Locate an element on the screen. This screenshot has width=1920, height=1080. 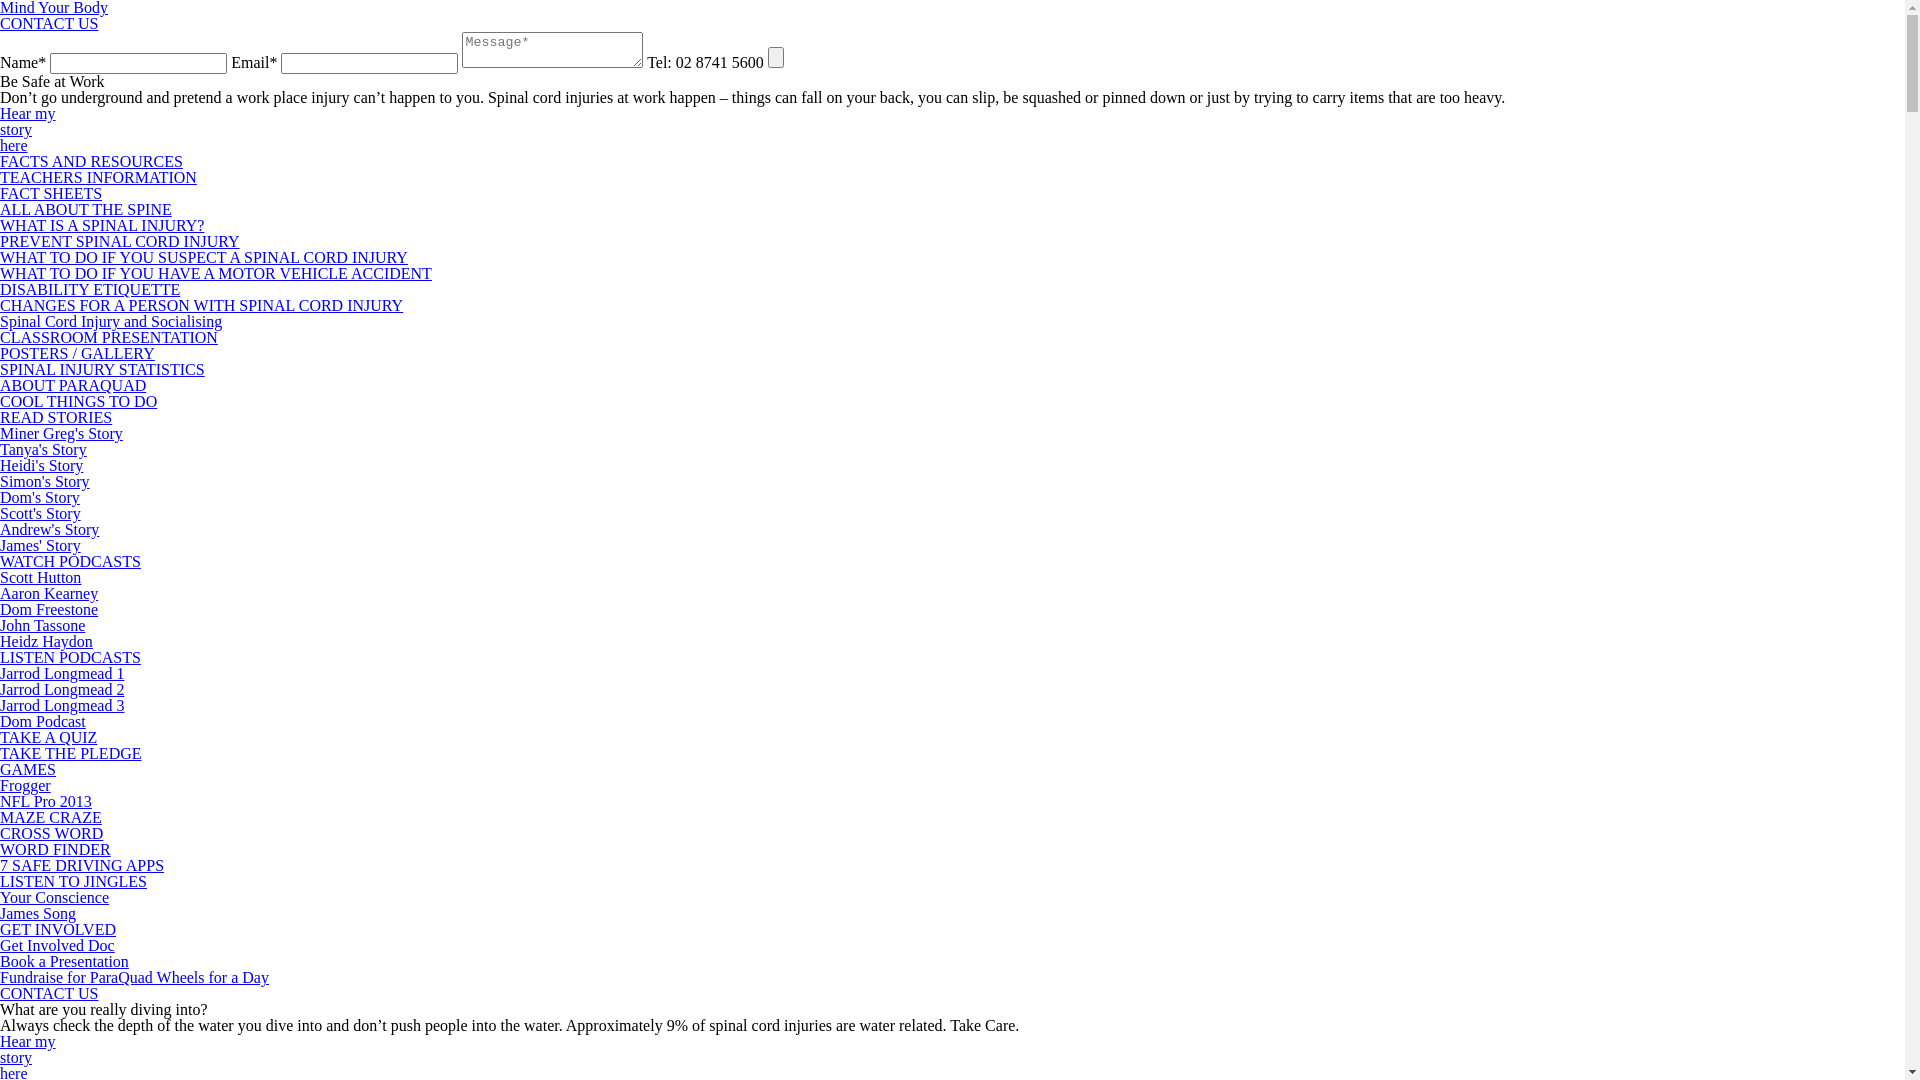
'Tanya's Story' is located at coordinates (43, 448).